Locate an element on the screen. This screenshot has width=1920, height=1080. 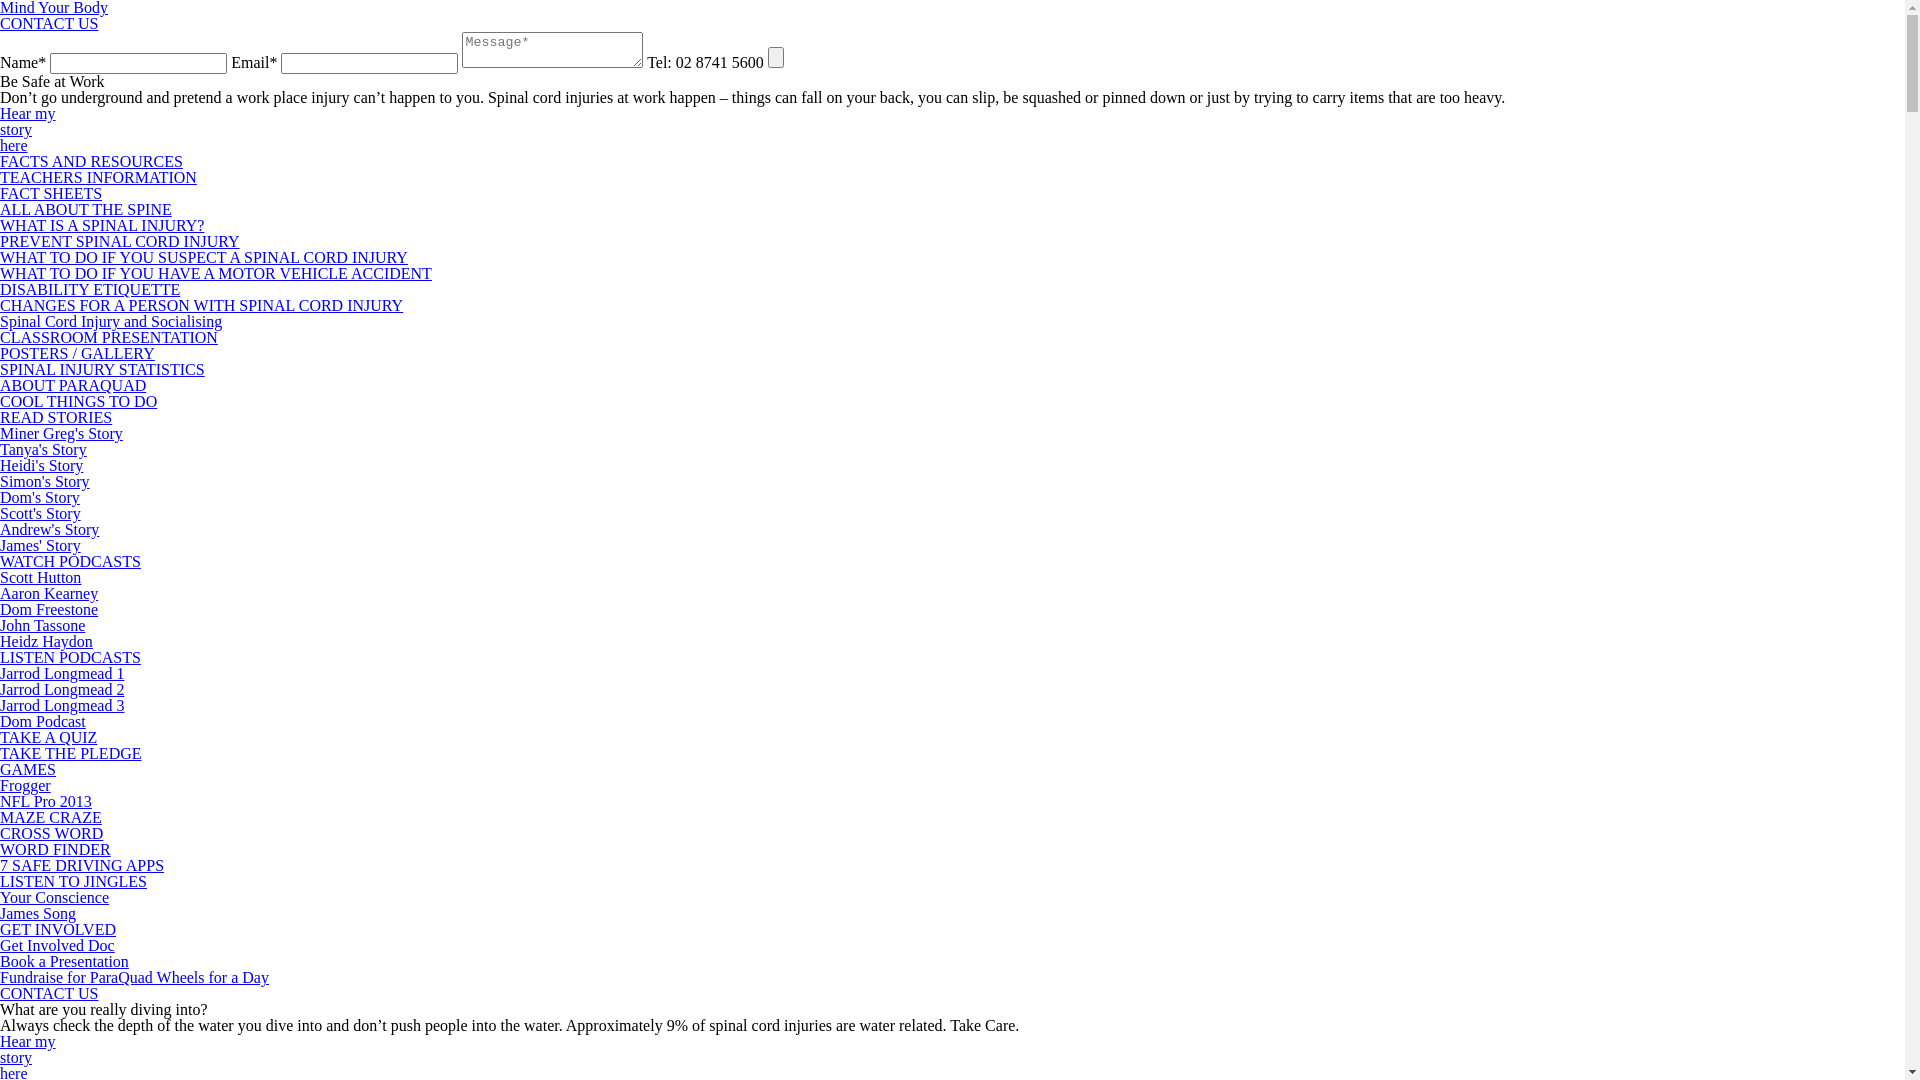
'Tanya's Story' is located at coordinates (43, 448).